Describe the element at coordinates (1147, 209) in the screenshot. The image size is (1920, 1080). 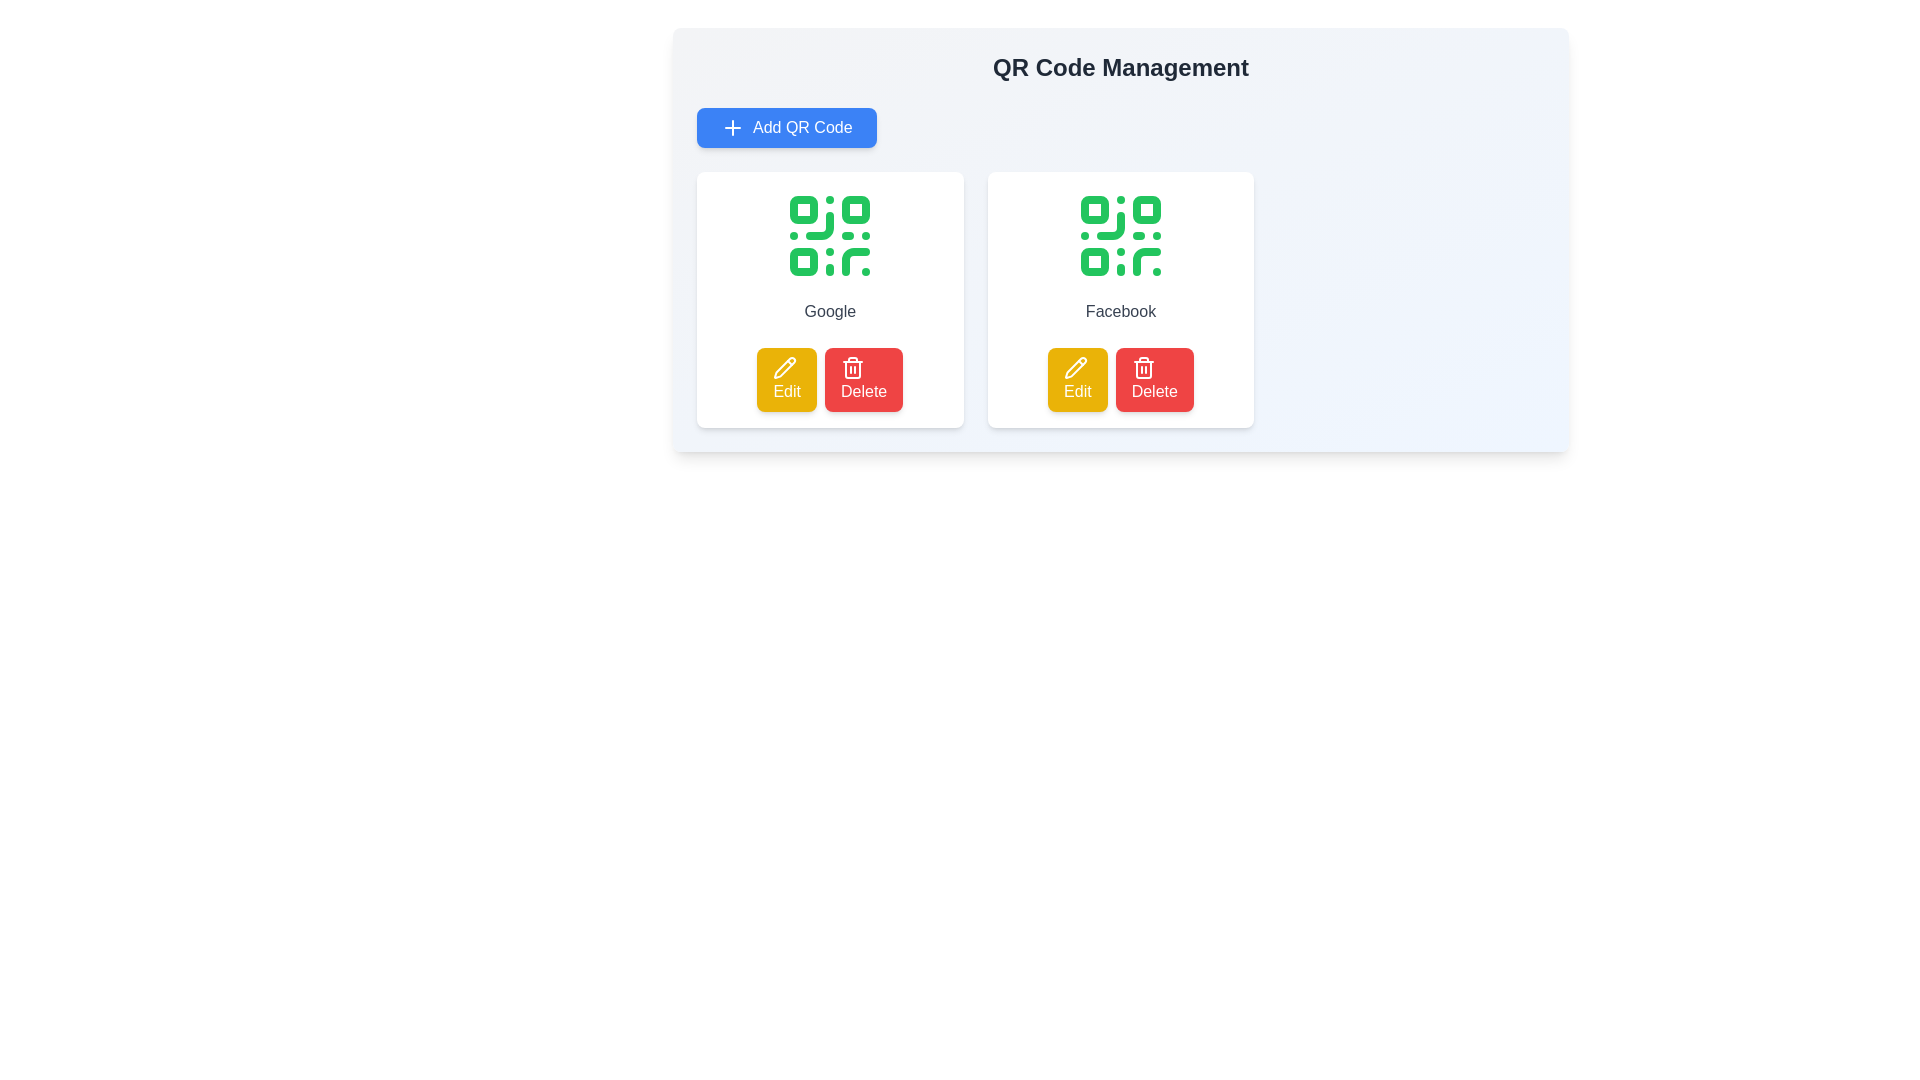
I see `the small square-shaped block in the top-right section of the QR code representing Facebook, which has rounded corners and blends with the QR code` at that location.